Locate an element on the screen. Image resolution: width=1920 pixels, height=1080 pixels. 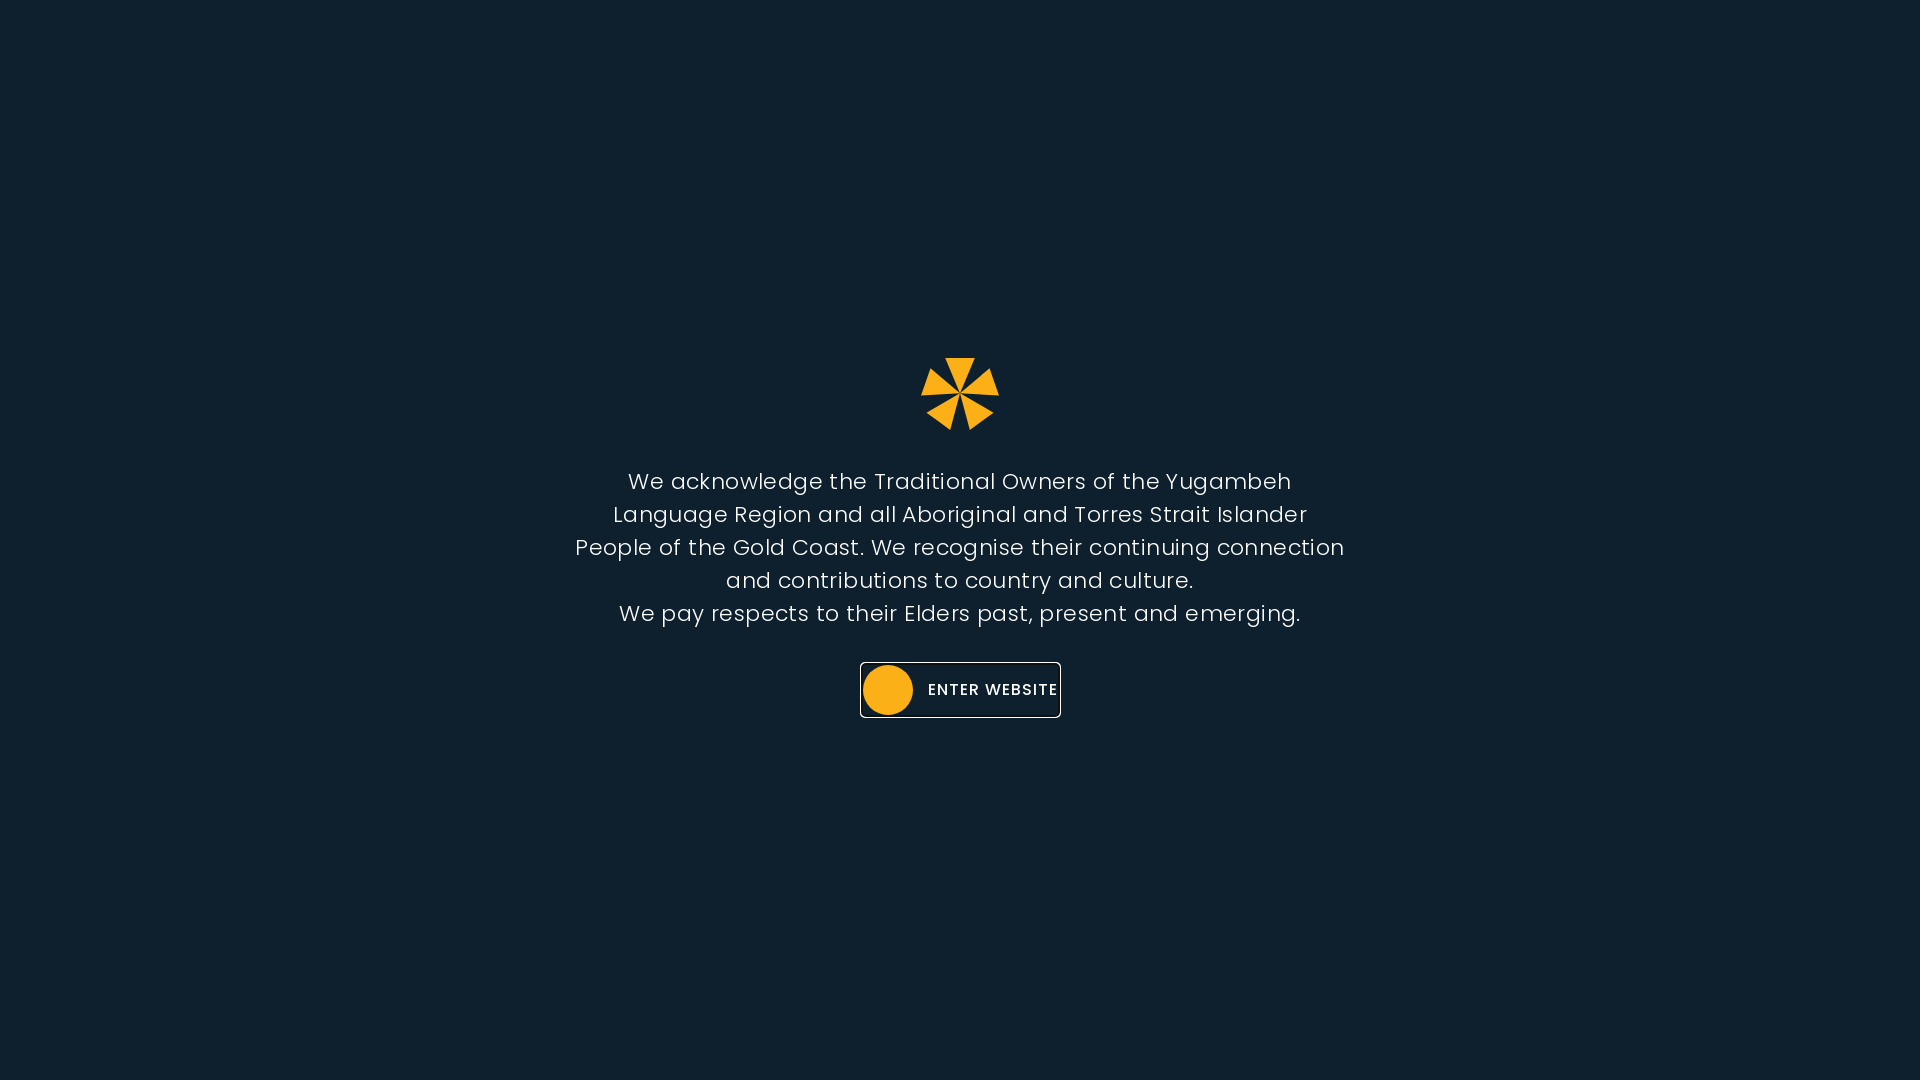
'Connected to place' is located at coordinates (1172, 57).